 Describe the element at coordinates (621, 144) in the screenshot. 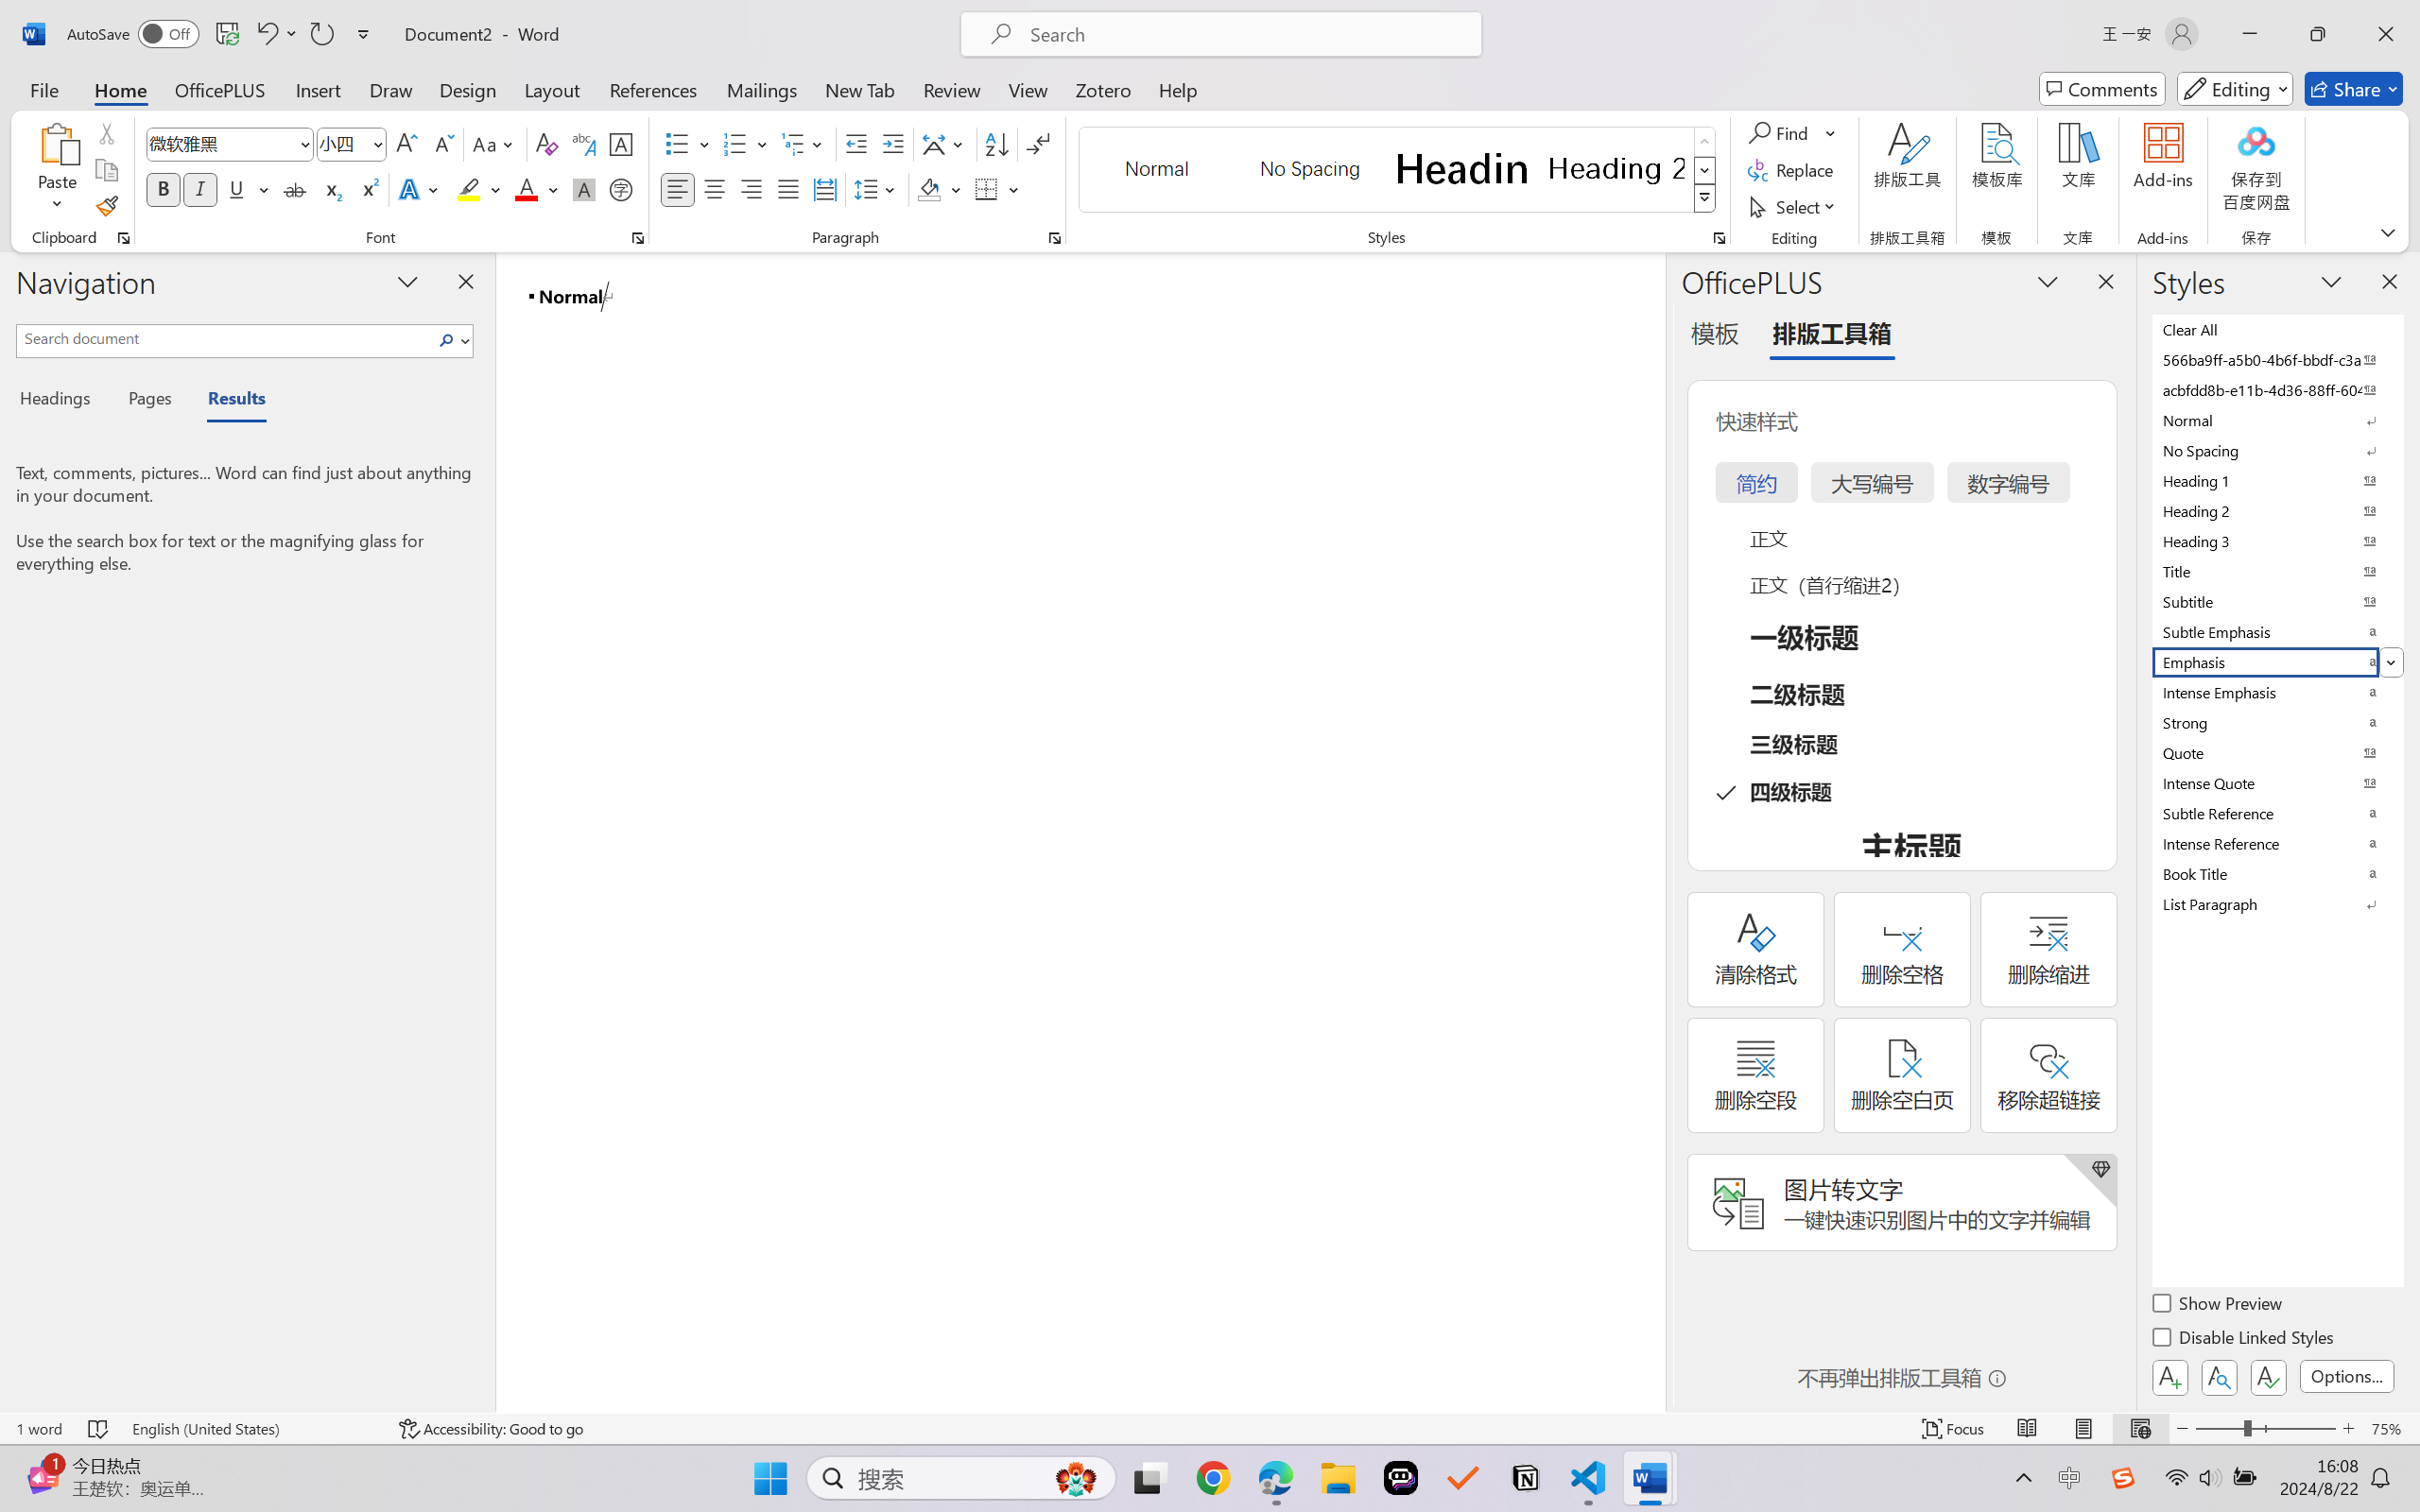

I see `'Character Border'` at that location.